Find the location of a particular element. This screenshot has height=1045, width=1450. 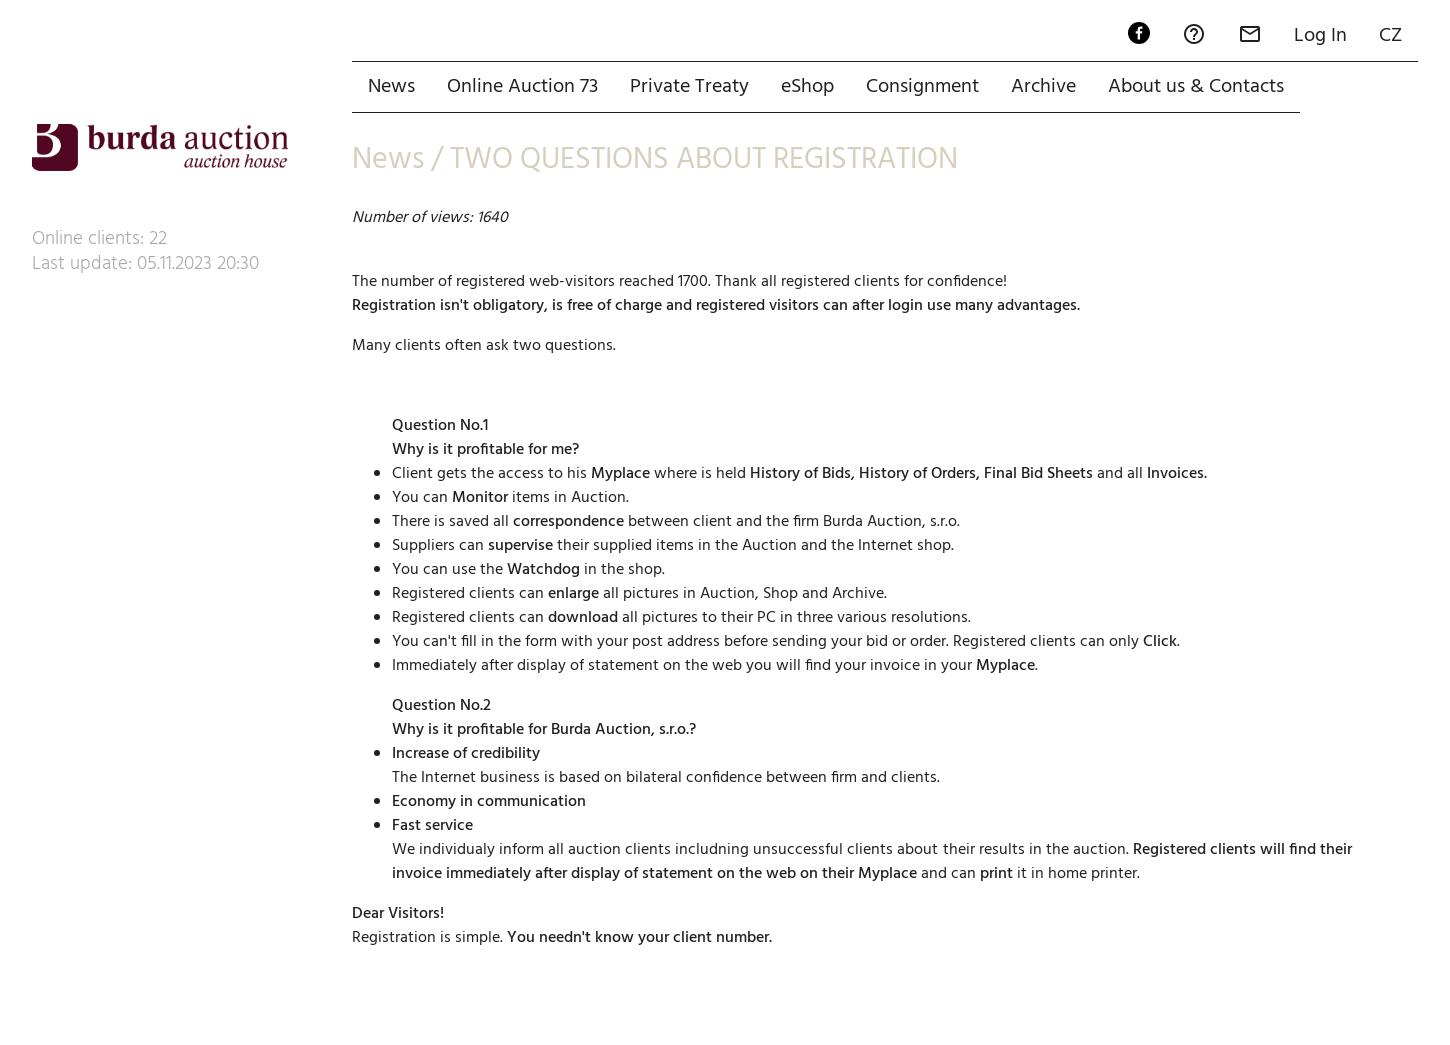

'and all' is located at coordinates (1118, 401).